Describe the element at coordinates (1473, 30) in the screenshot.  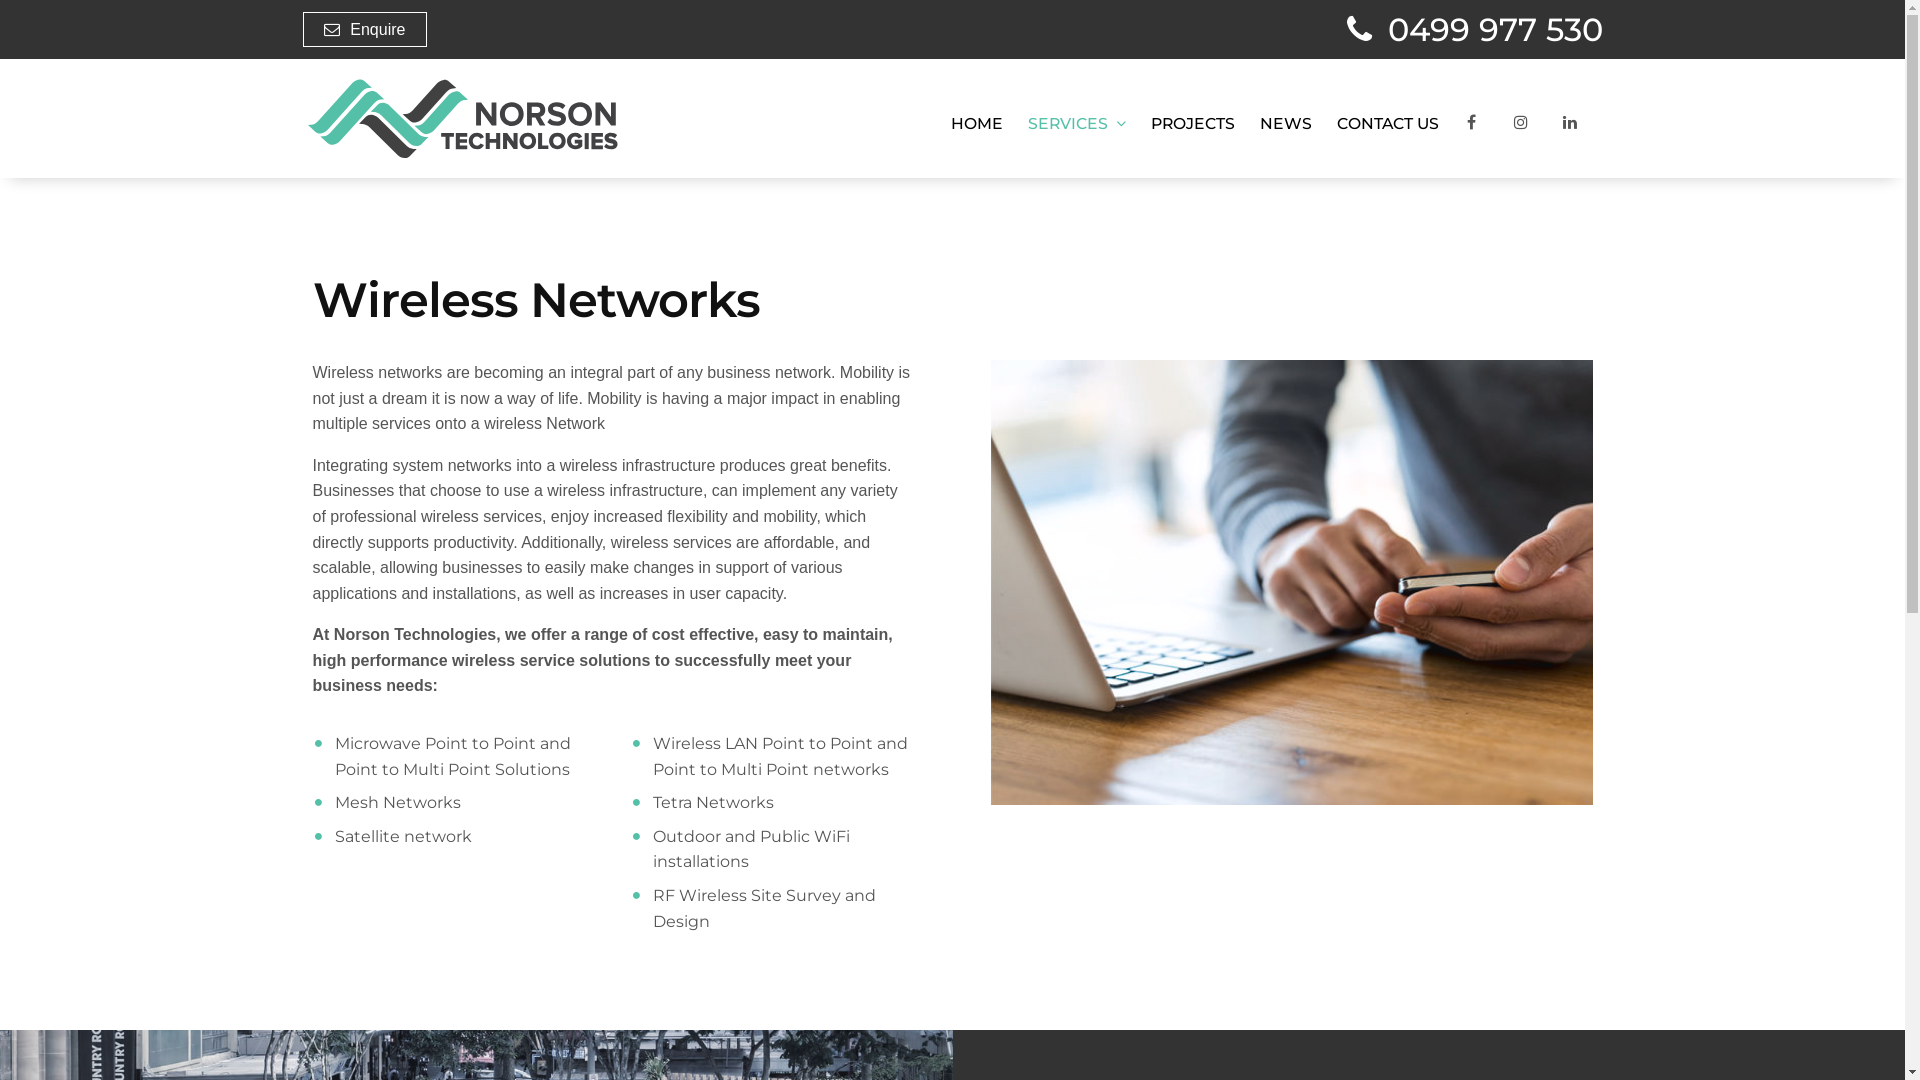
I see `'0499 977 530'` at that location.